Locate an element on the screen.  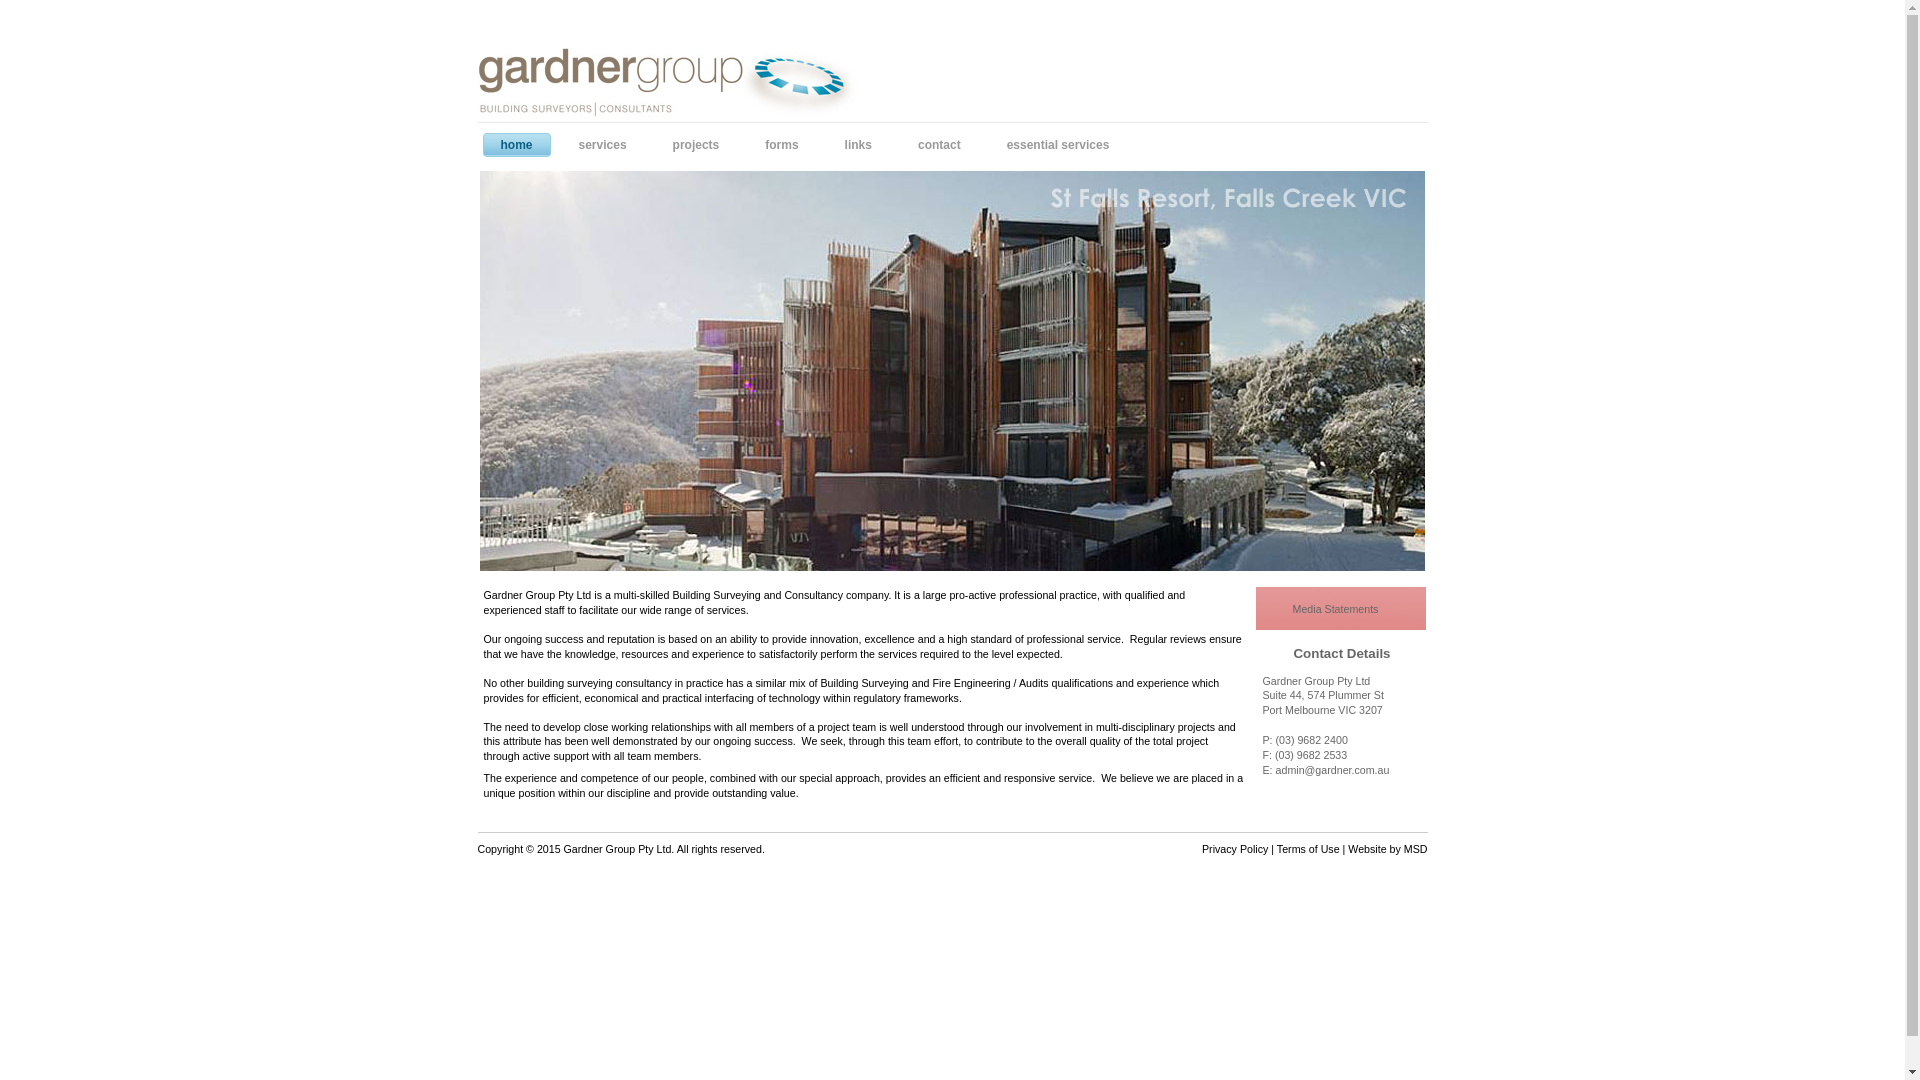
'Media Statements' is located at coordinates (1340, 609).